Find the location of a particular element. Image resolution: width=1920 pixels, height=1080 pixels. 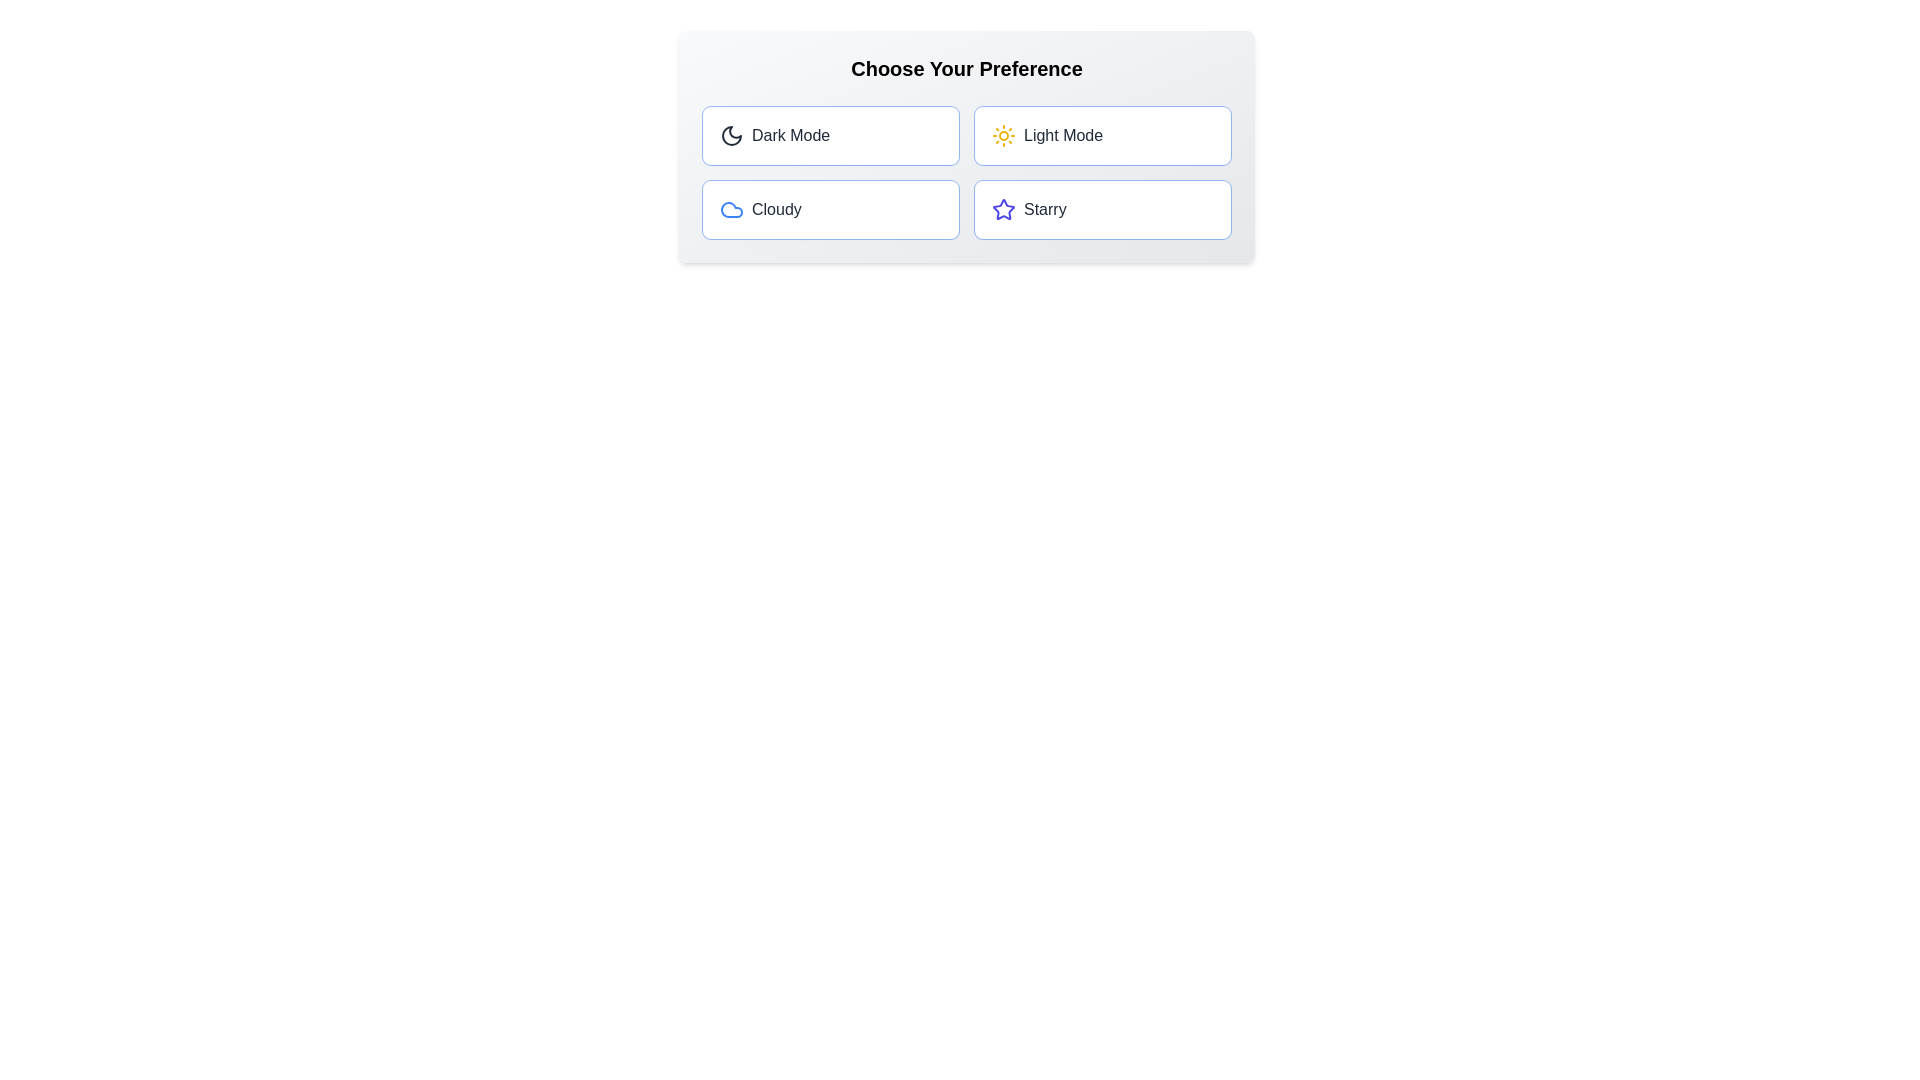

the star icon labeled 'Starry' located in the bottom right card is located at coordinates (1029, 209).